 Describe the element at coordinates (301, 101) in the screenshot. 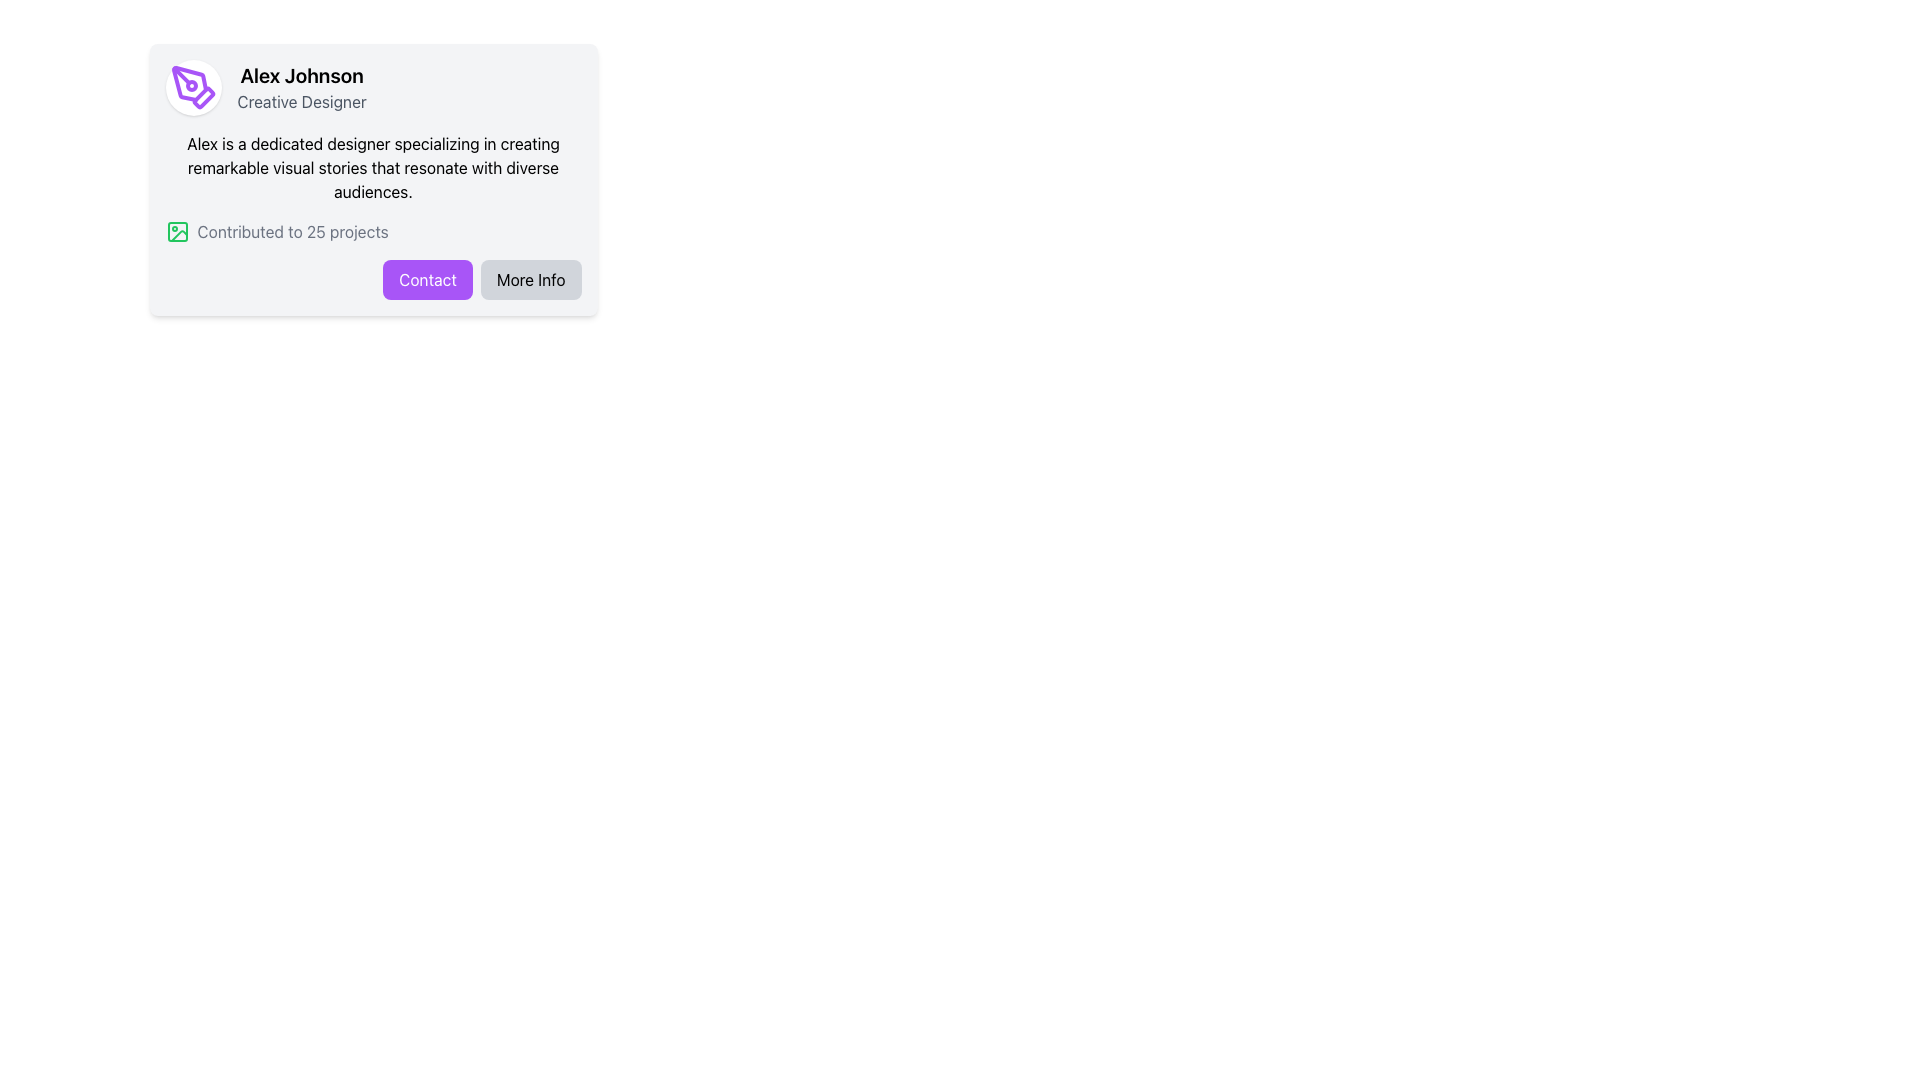

I see `the text label component displaying 'Creative Designer', which is styled in gray and located below the heading 'Alex Johnson' on the left-hand side of the card layout` at that location.